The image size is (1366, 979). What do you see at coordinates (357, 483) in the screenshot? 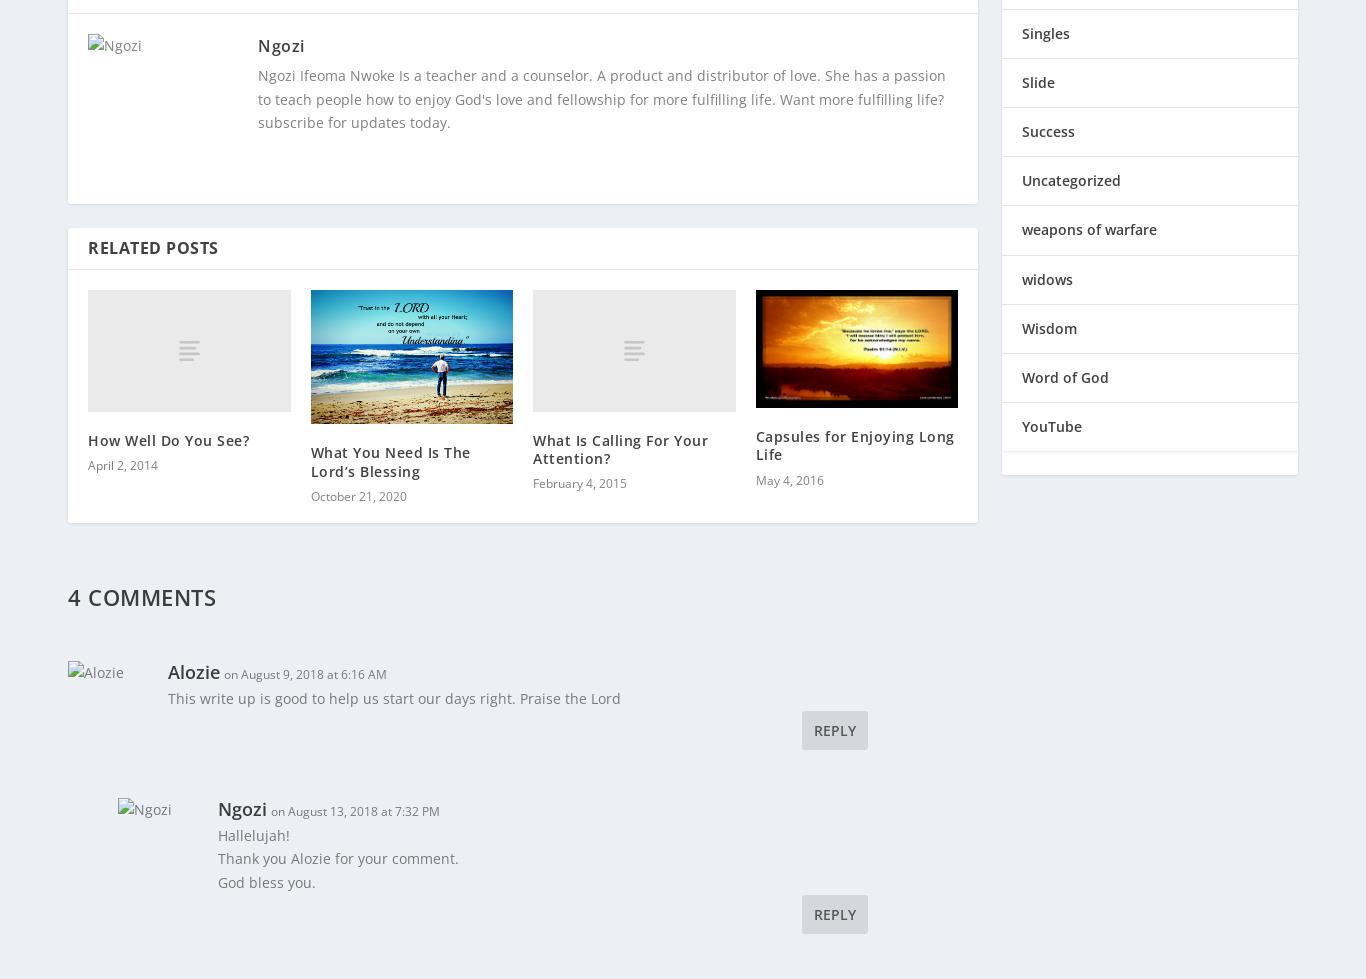
I see `'October 21, 2020'` at bounding box center [357, 483].